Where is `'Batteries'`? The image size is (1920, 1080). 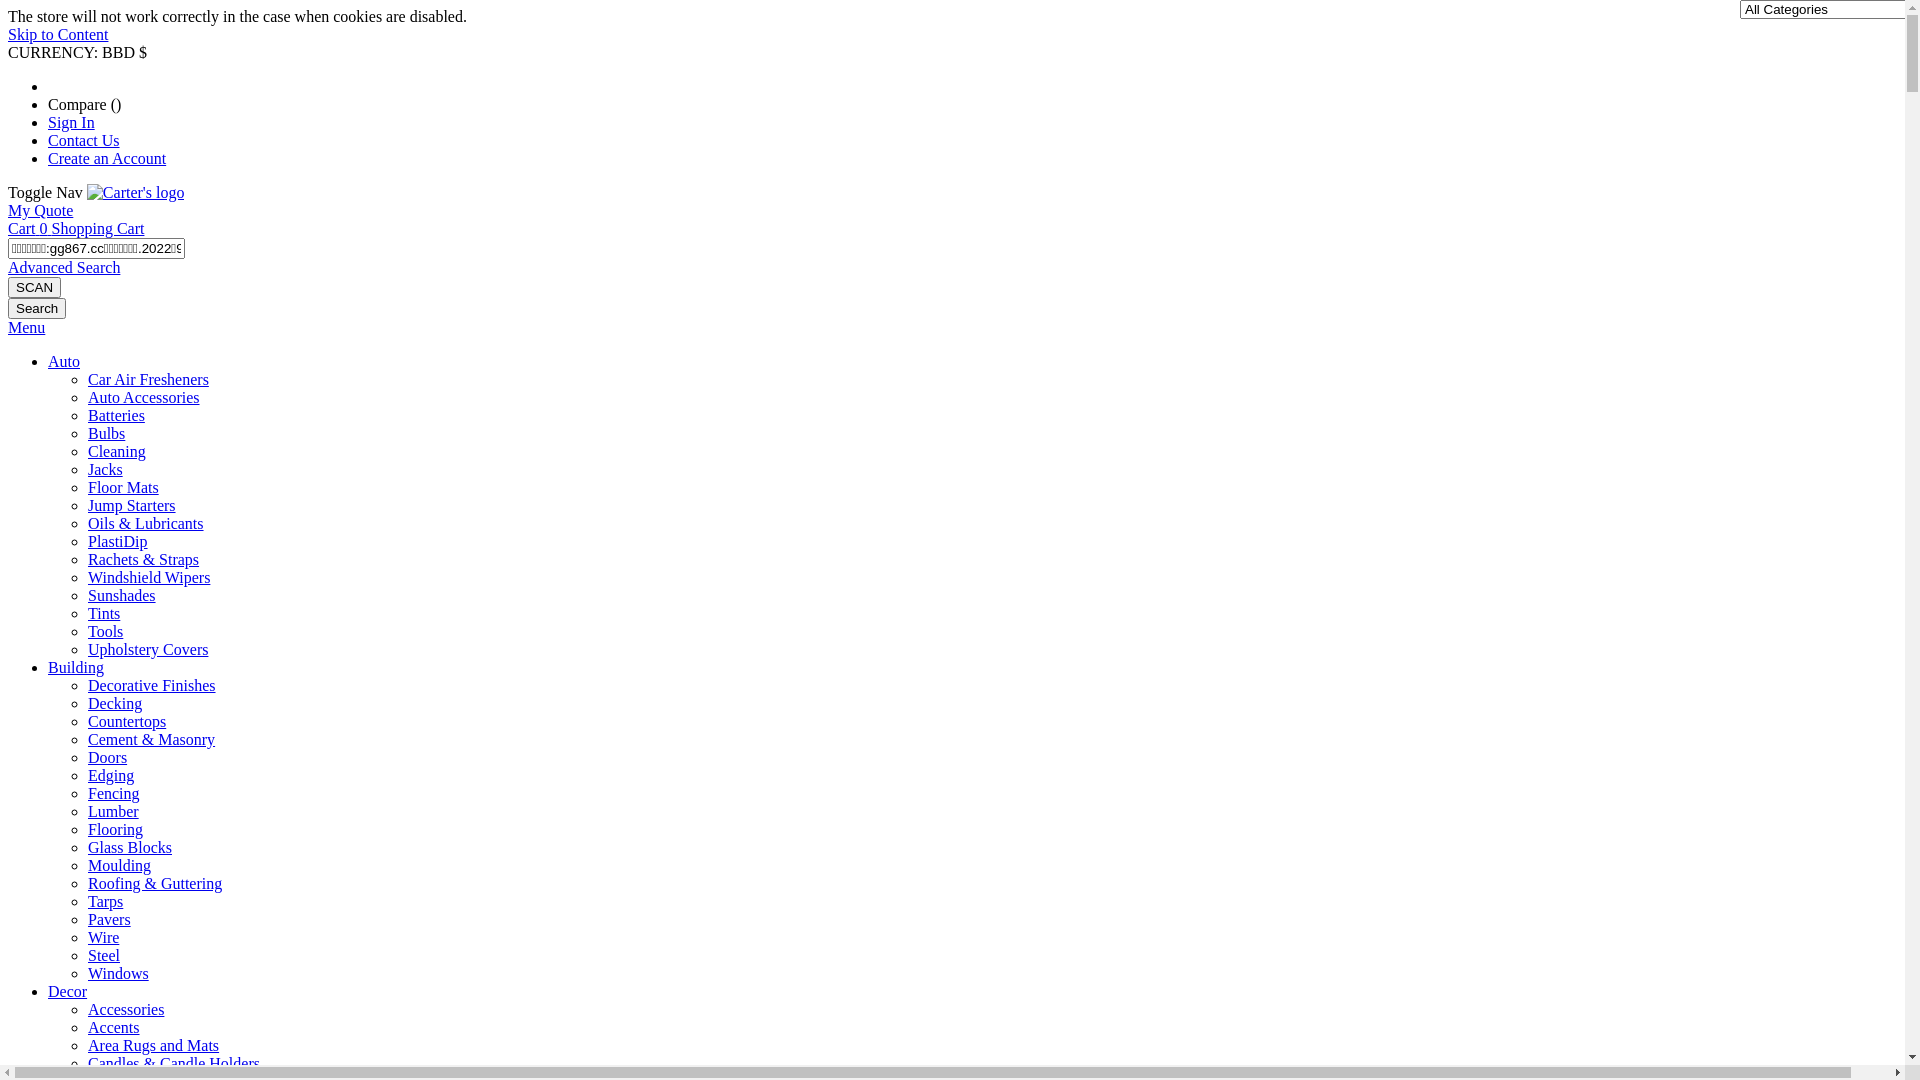
'Batteries' is located at coordinates (86, 414).